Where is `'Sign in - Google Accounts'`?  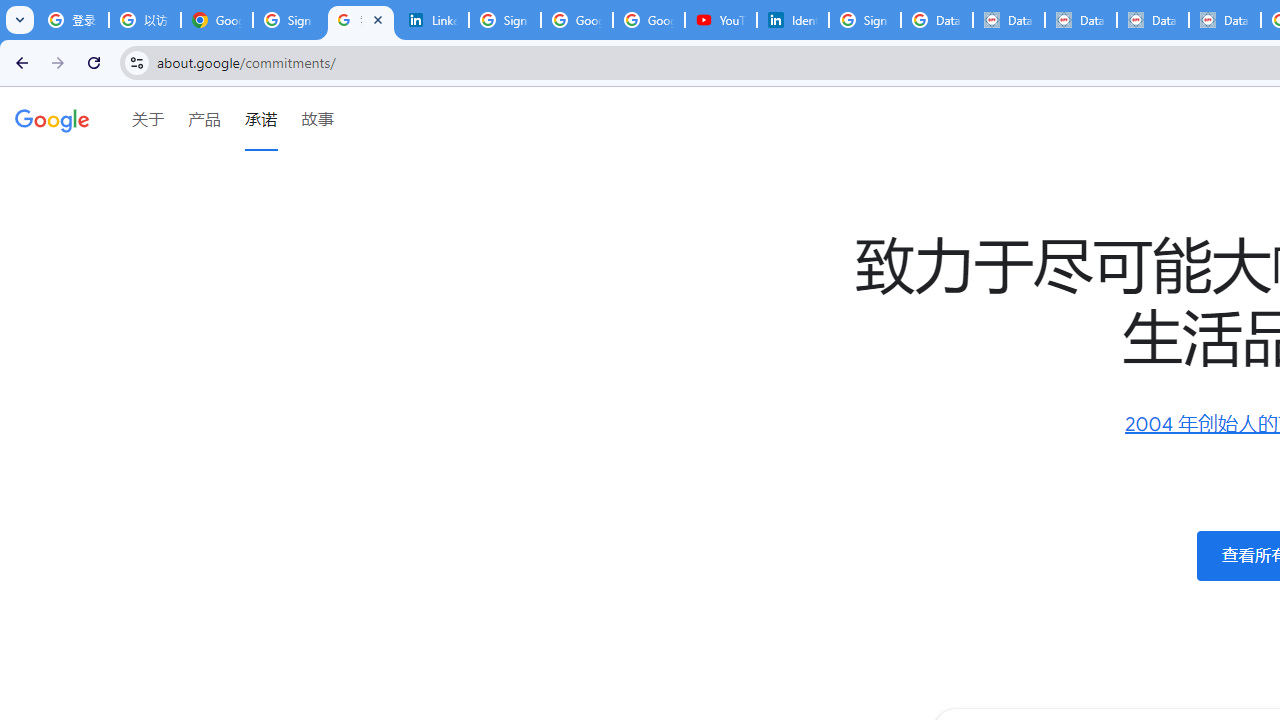 'Sign in - Google Accounts' is located at coordinates (865, 20).